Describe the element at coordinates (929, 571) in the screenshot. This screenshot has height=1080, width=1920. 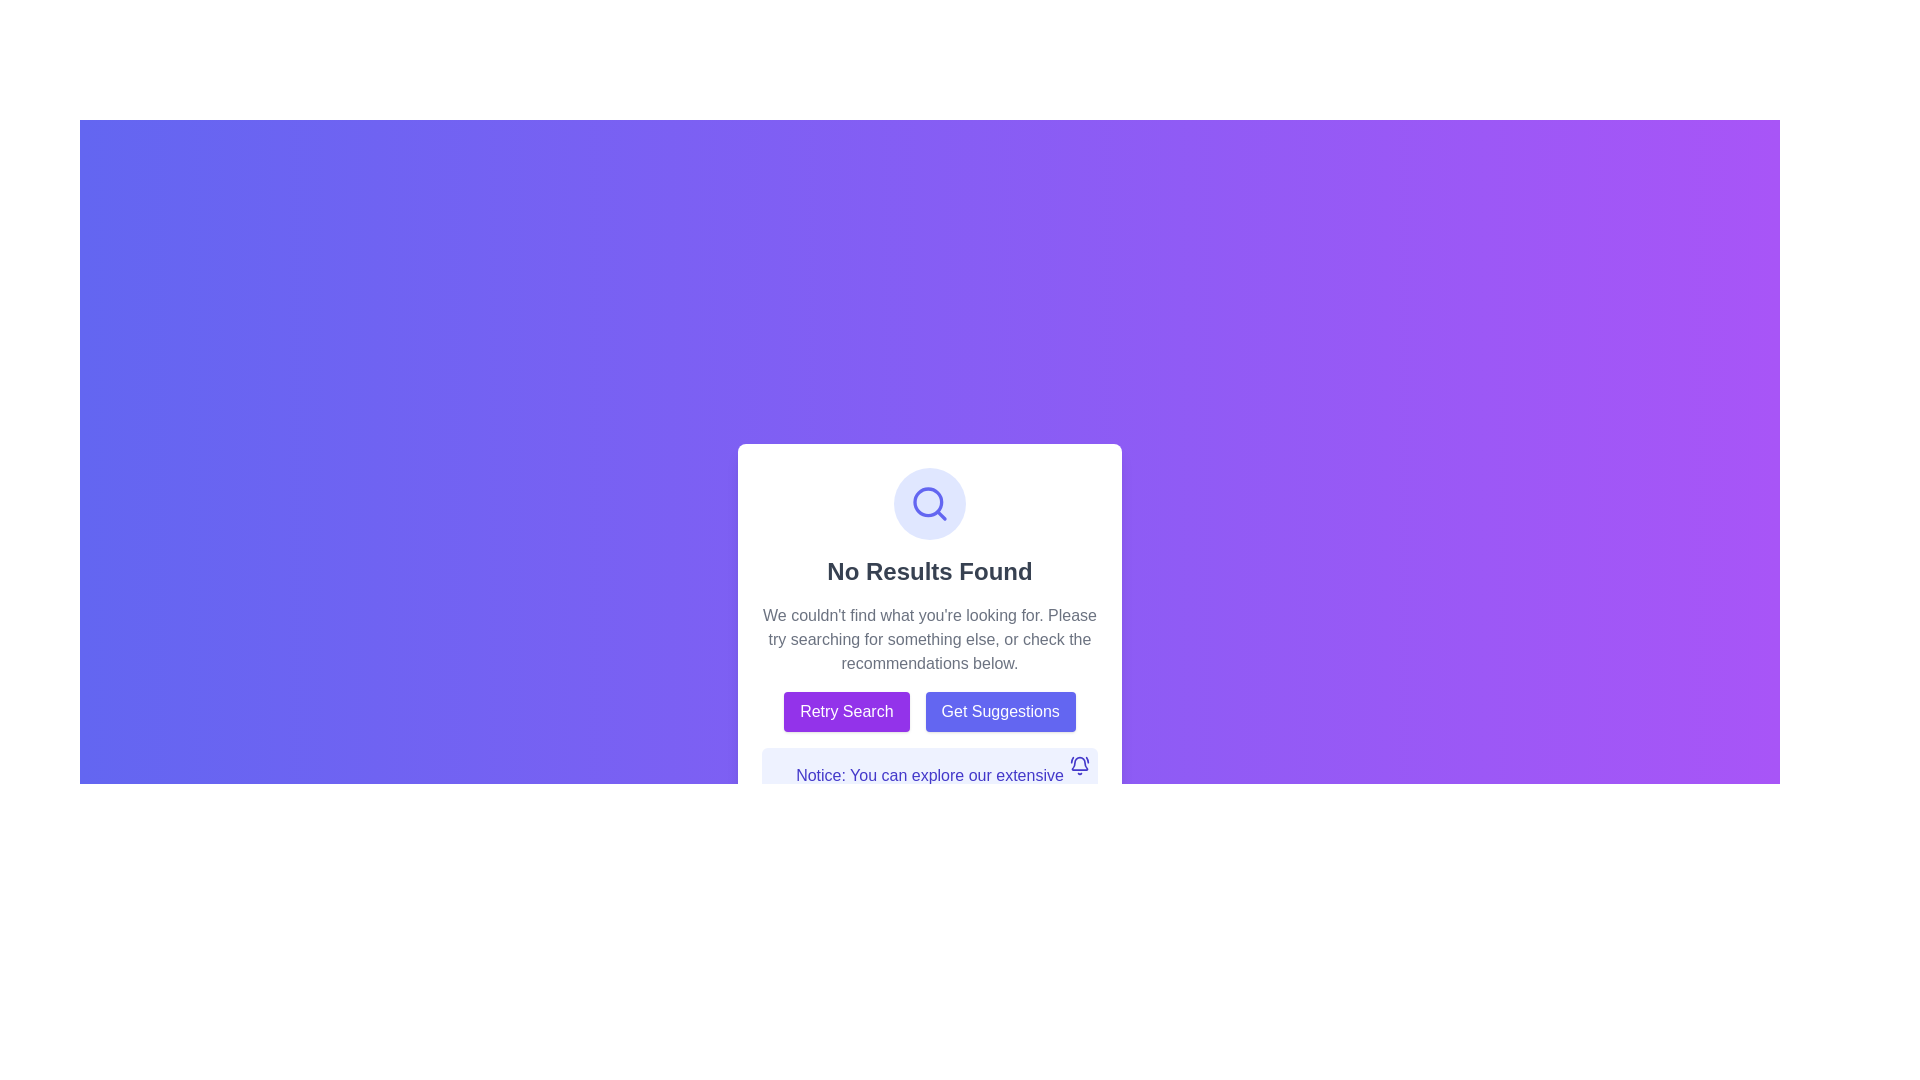
I see `heading text indicating that no results were found, located at the center of the card below the icon and above the descriptive text` at that location.